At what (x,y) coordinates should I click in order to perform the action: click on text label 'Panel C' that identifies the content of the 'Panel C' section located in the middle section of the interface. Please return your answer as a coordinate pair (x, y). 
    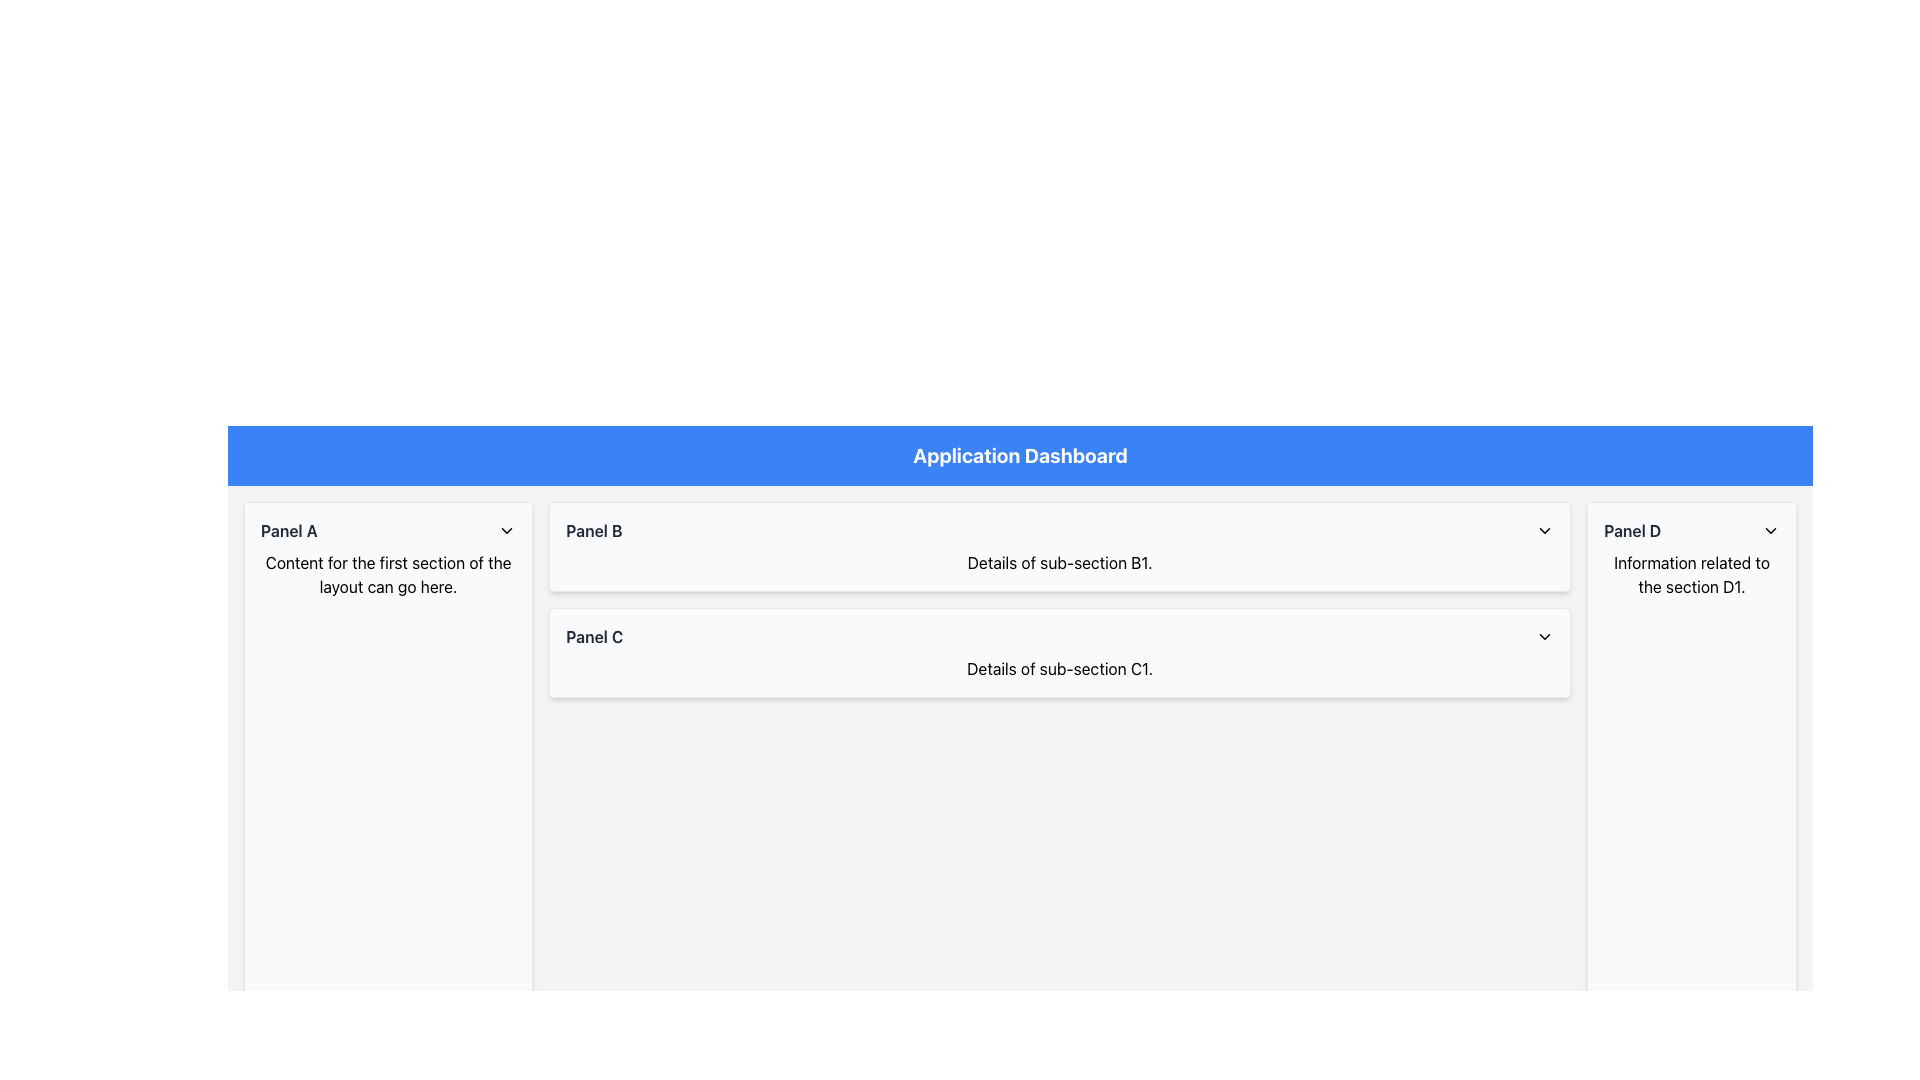
    Looking at the image, I should click on (593, 636).